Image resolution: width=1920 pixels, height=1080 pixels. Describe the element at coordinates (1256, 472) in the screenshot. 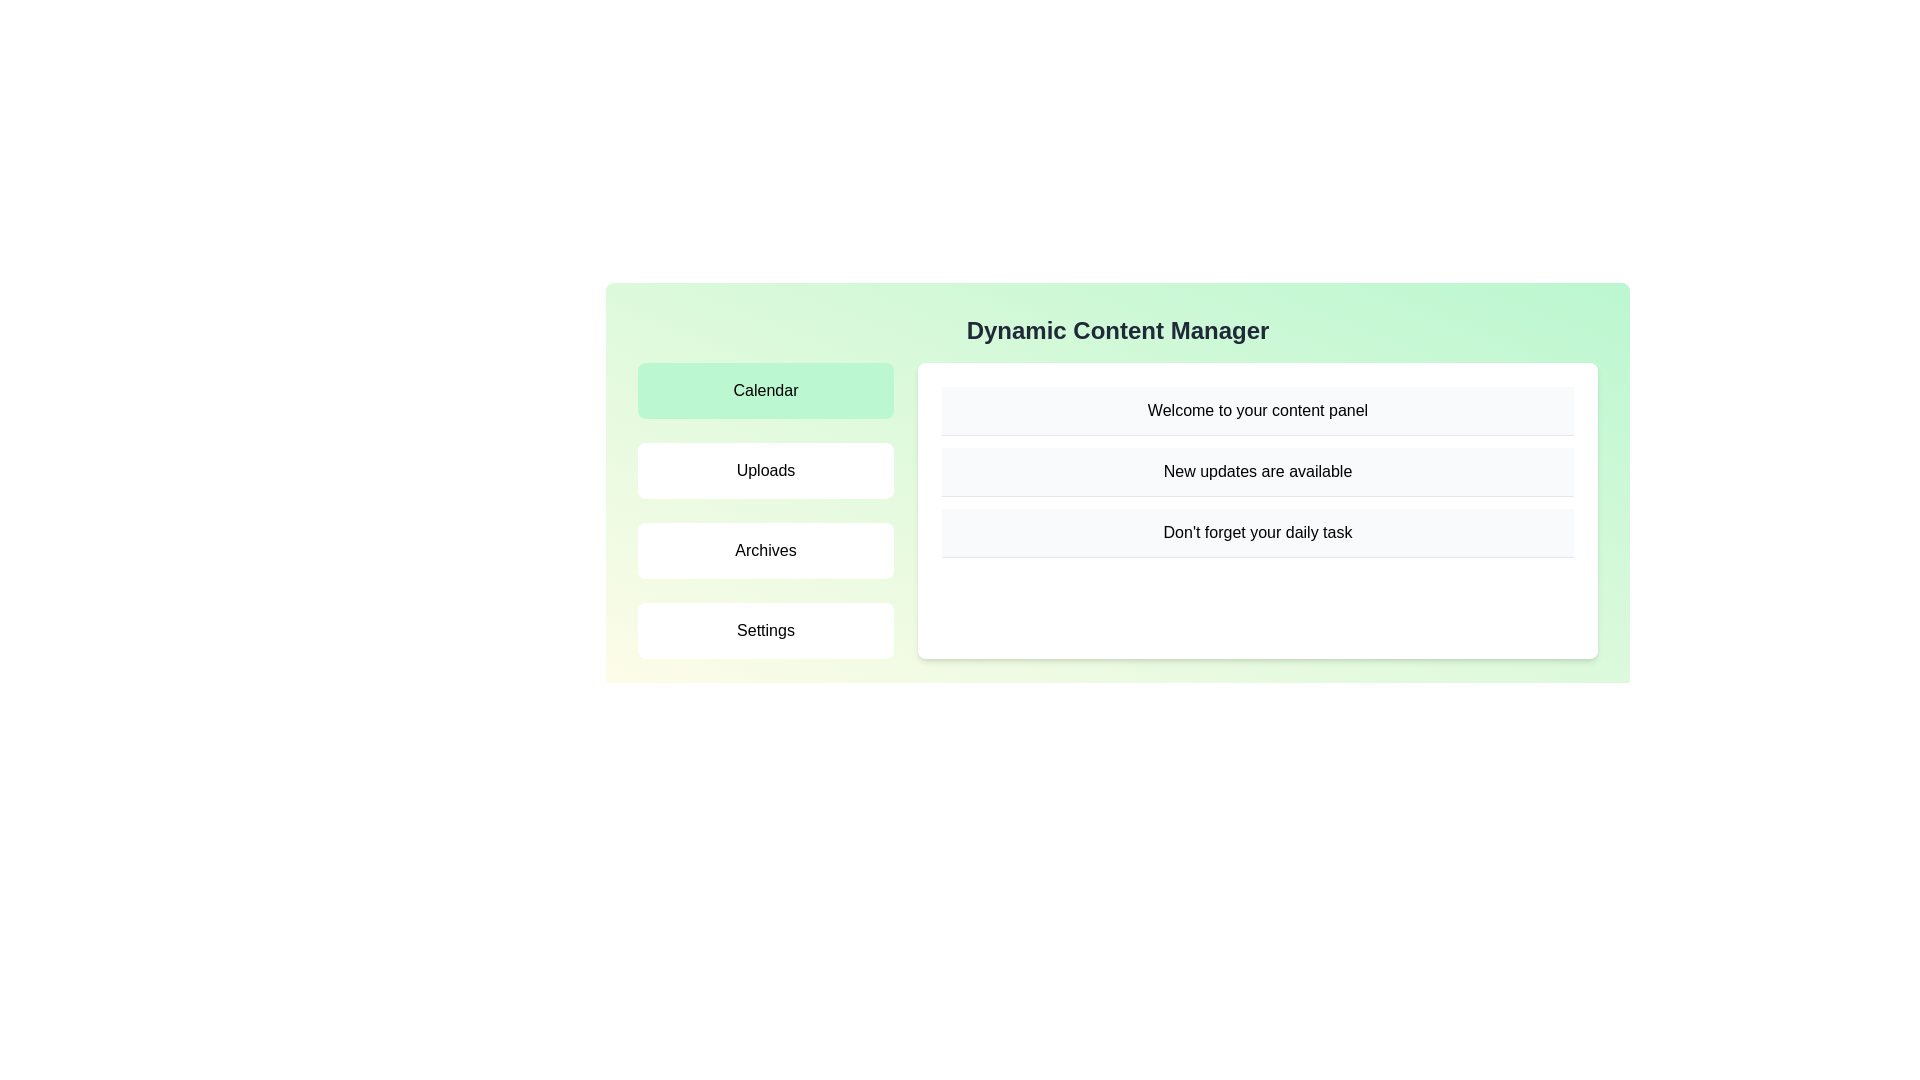

I see `the notification text for New updates are available` at that location.